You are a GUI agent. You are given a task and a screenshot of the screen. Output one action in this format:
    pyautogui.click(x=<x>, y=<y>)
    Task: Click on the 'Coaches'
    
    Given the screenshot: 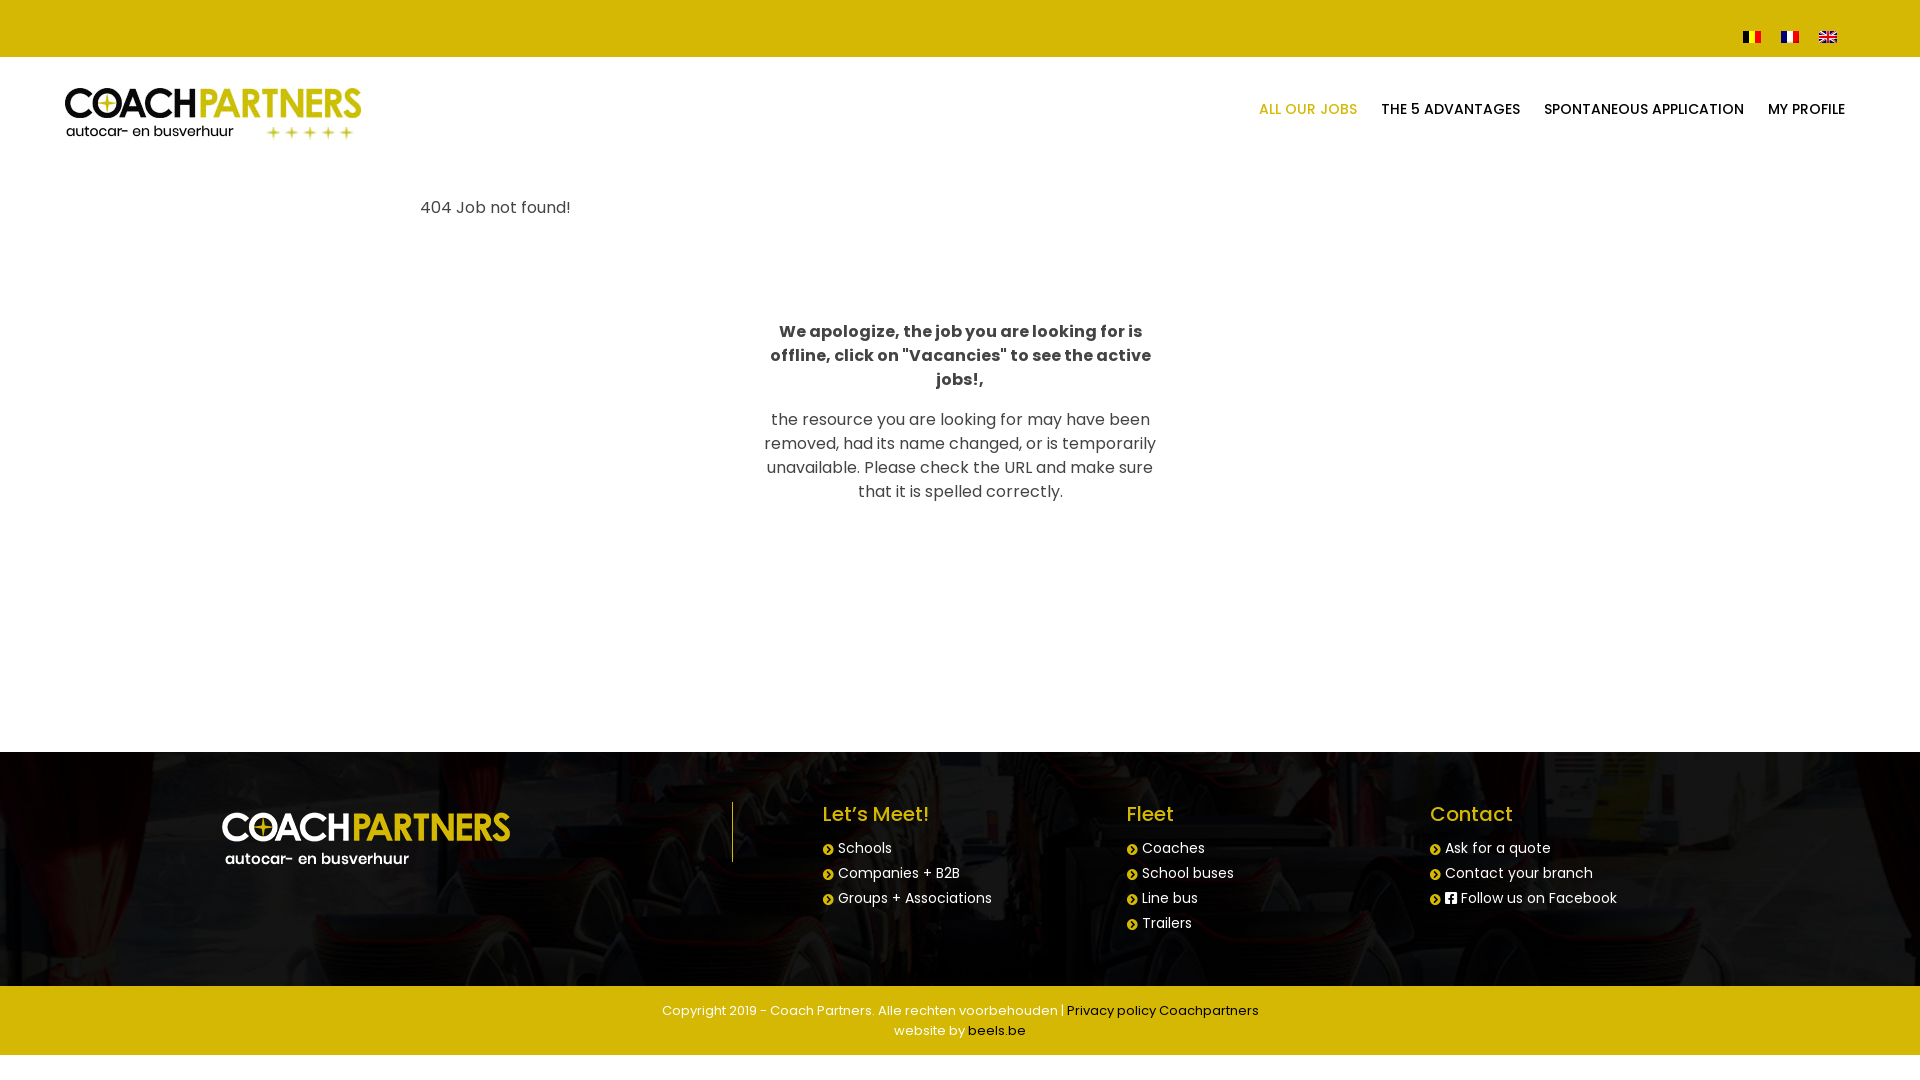 What is the action you would take?
    pyautogui.click(x=1142, y=848)
    